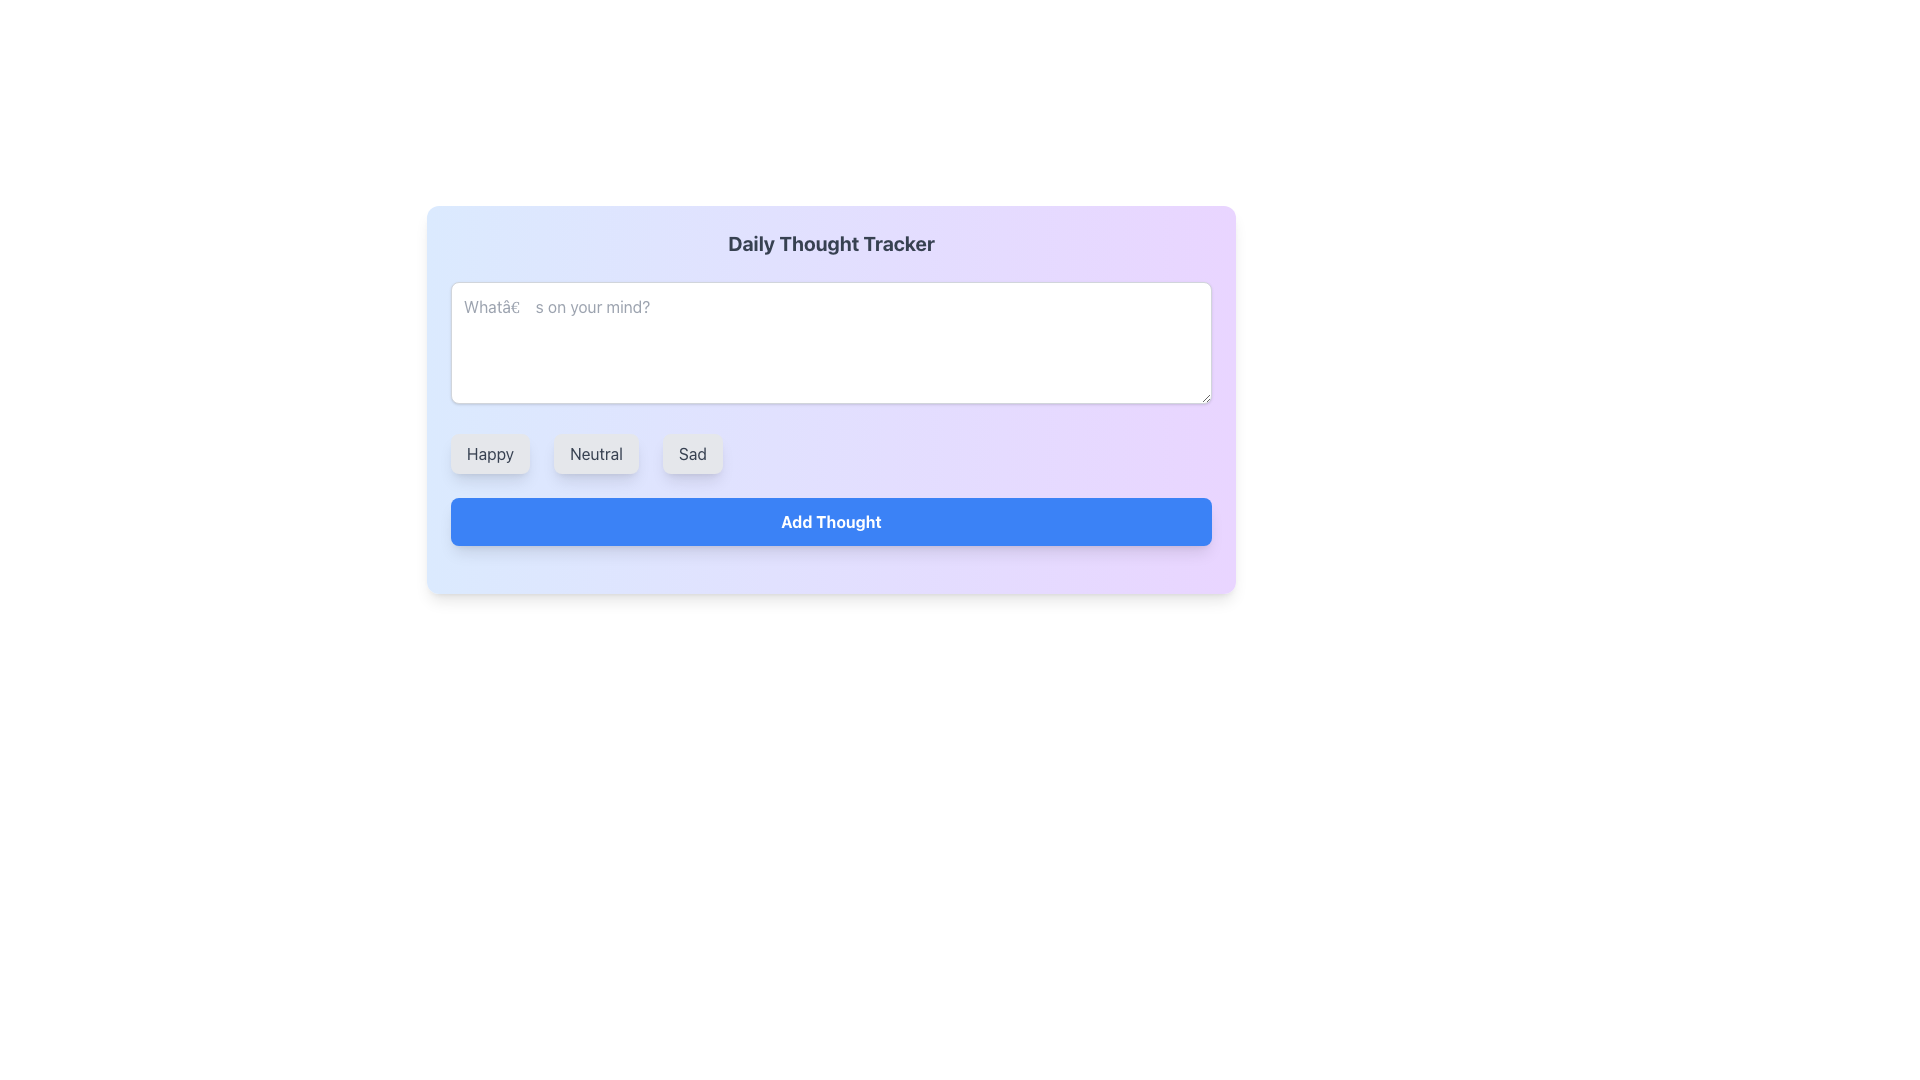 This screenshot has height=1080, width=1920. Describe the element at coordinates (692, 454) in the screenshot. I see `the 'Sad' button in the mood tracking interface` at that location.